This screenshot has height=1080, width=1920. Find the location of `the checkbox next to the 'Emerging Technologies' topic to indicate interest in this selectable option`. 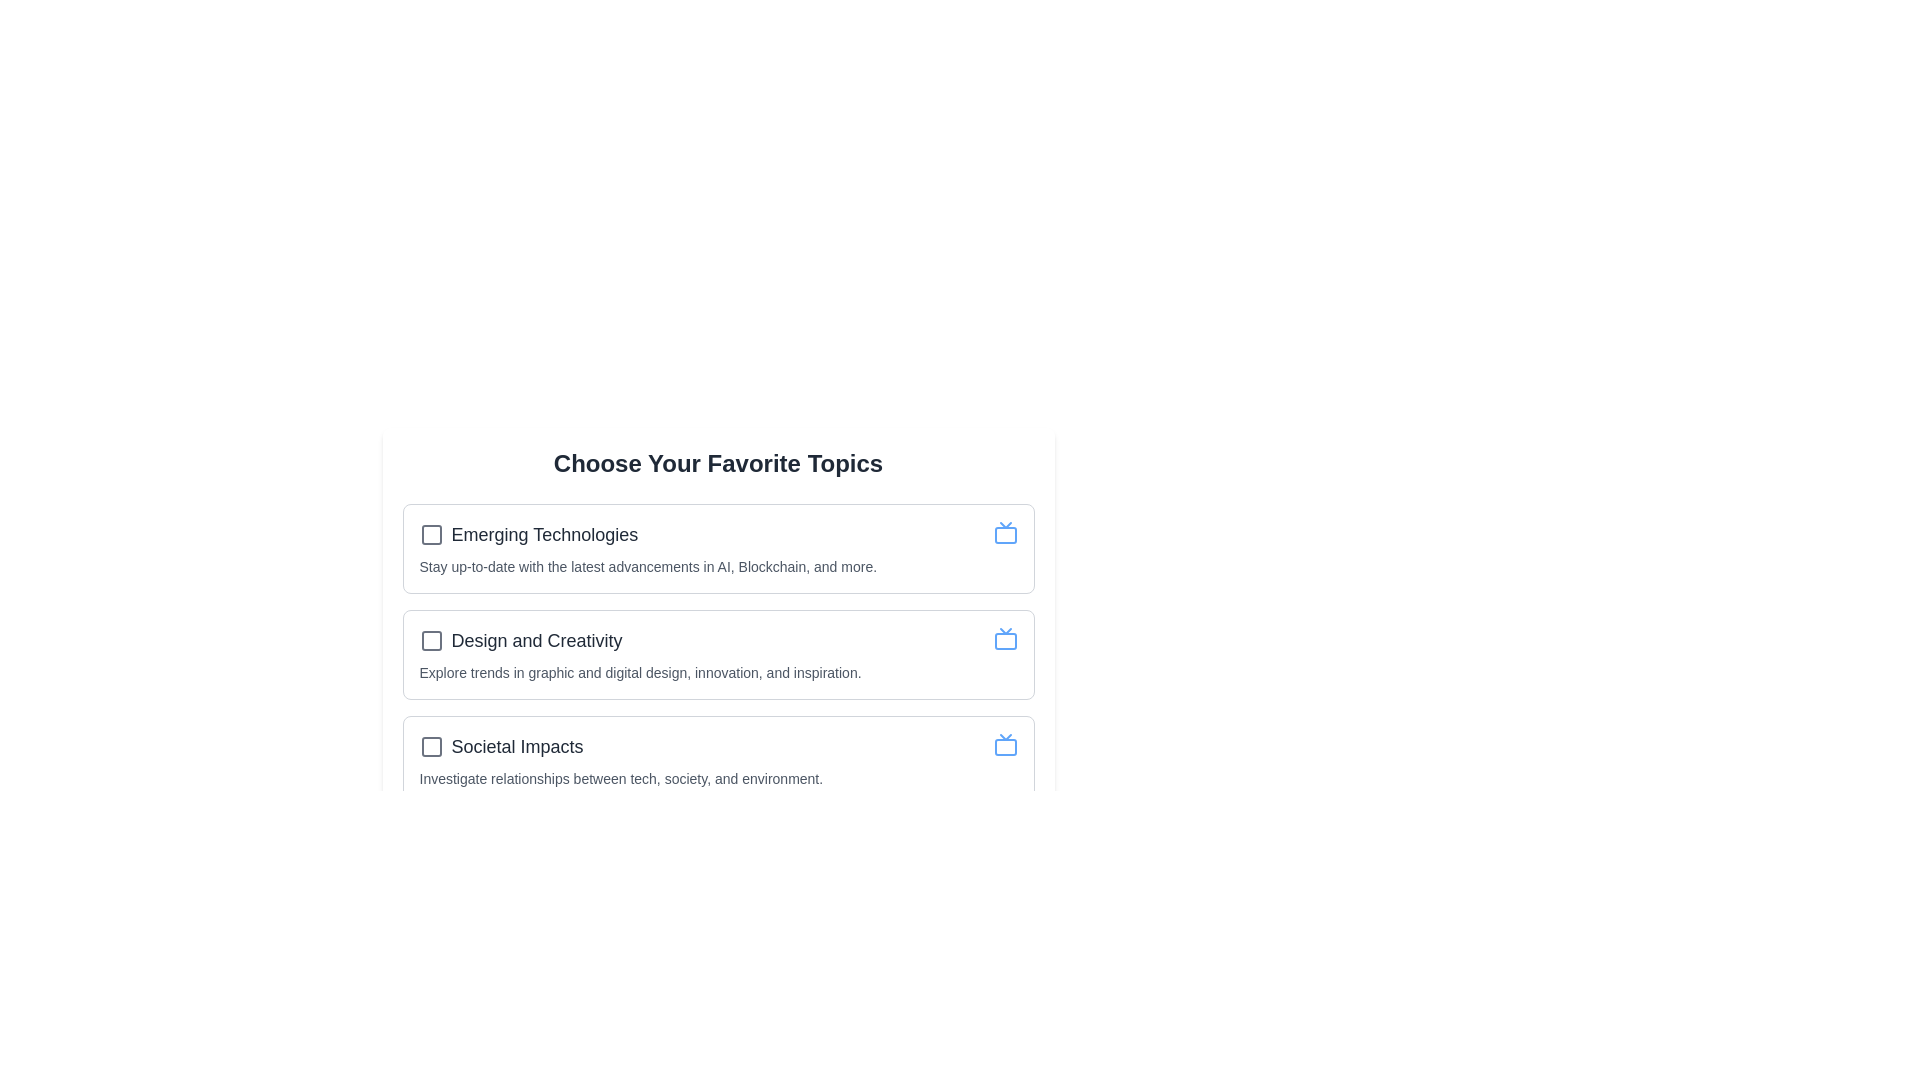

the checkbox next to the 'Emerging Technologies' topic to indicate interest in this selectable option is located at coordinates (528, 534).